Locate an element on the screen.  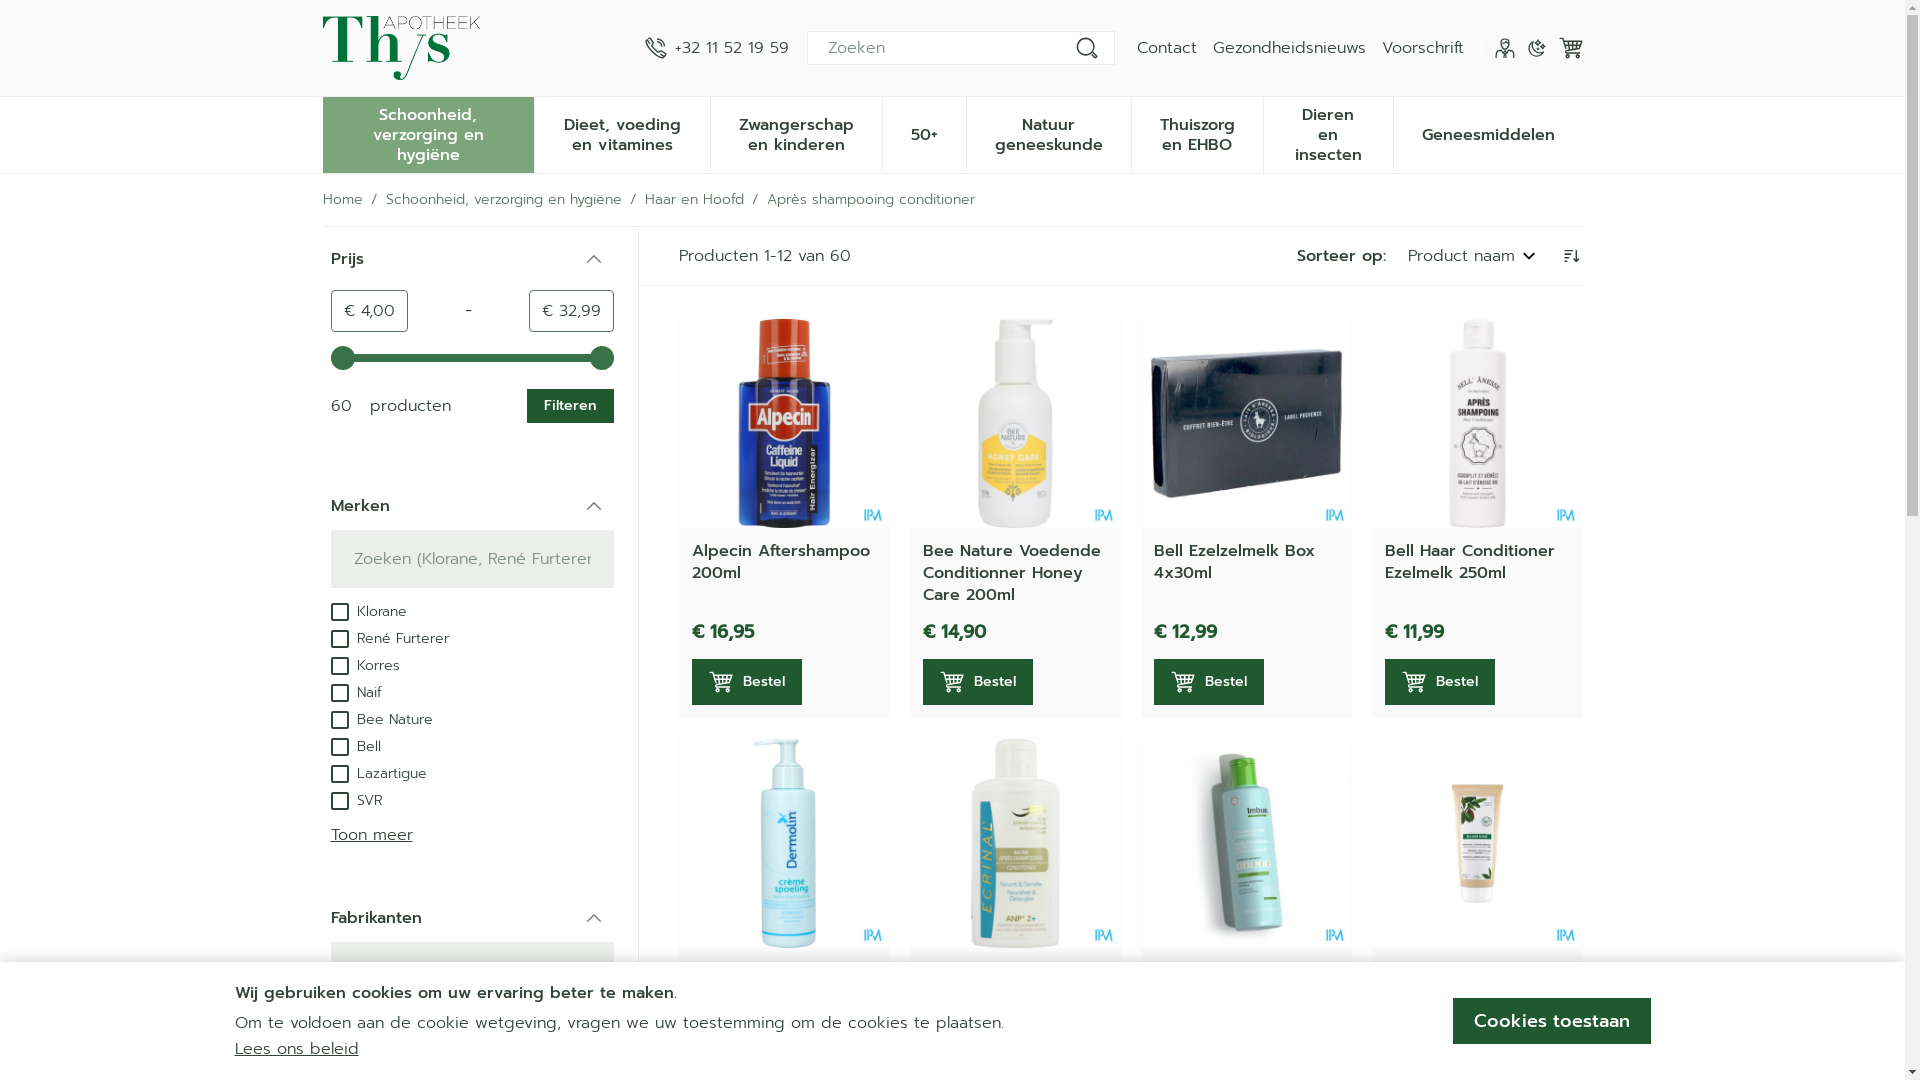
'Natuur geneeskunde' is located at coordinates (966, 132).